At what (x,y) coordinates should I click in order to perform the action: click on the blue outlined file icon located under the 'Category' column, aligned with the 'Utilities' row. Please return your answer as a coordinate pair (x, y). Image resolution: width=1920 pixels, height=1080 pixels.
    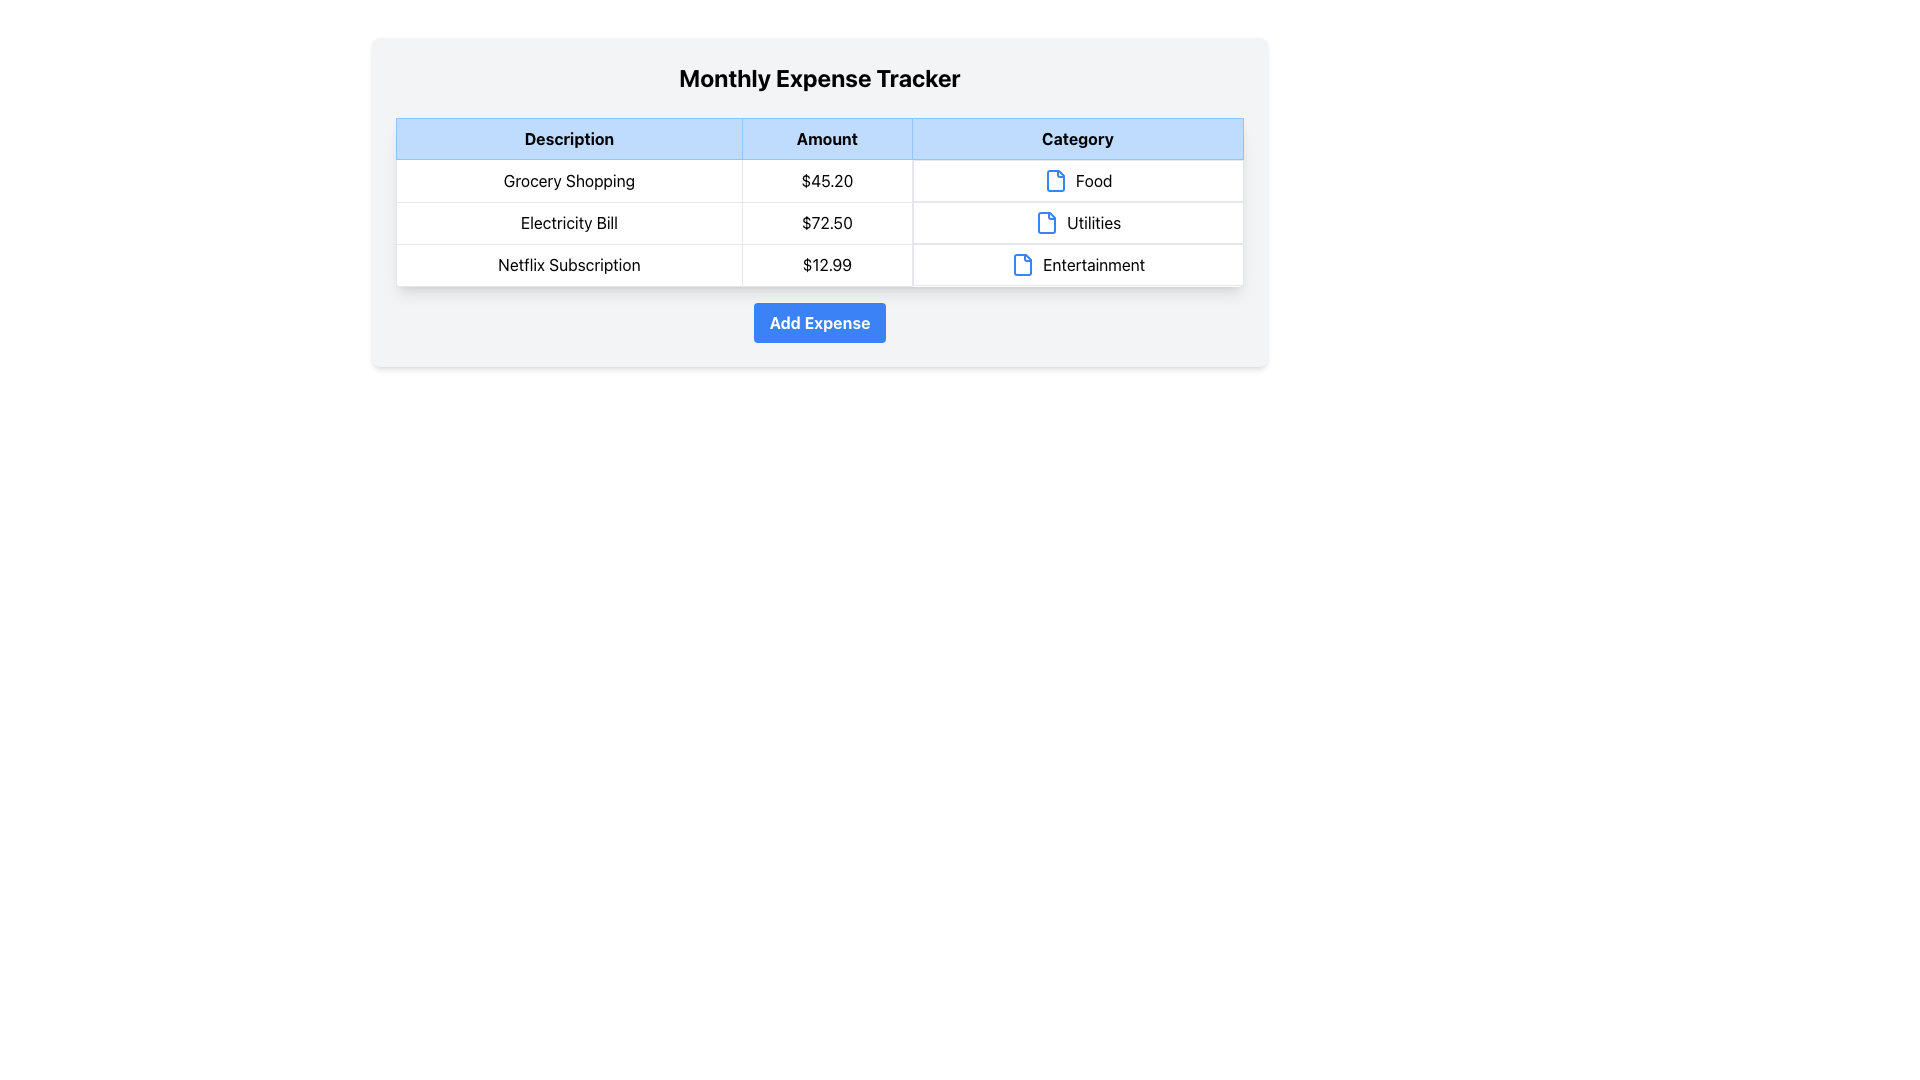
    Looking at the image, I should click on (1046, 223).